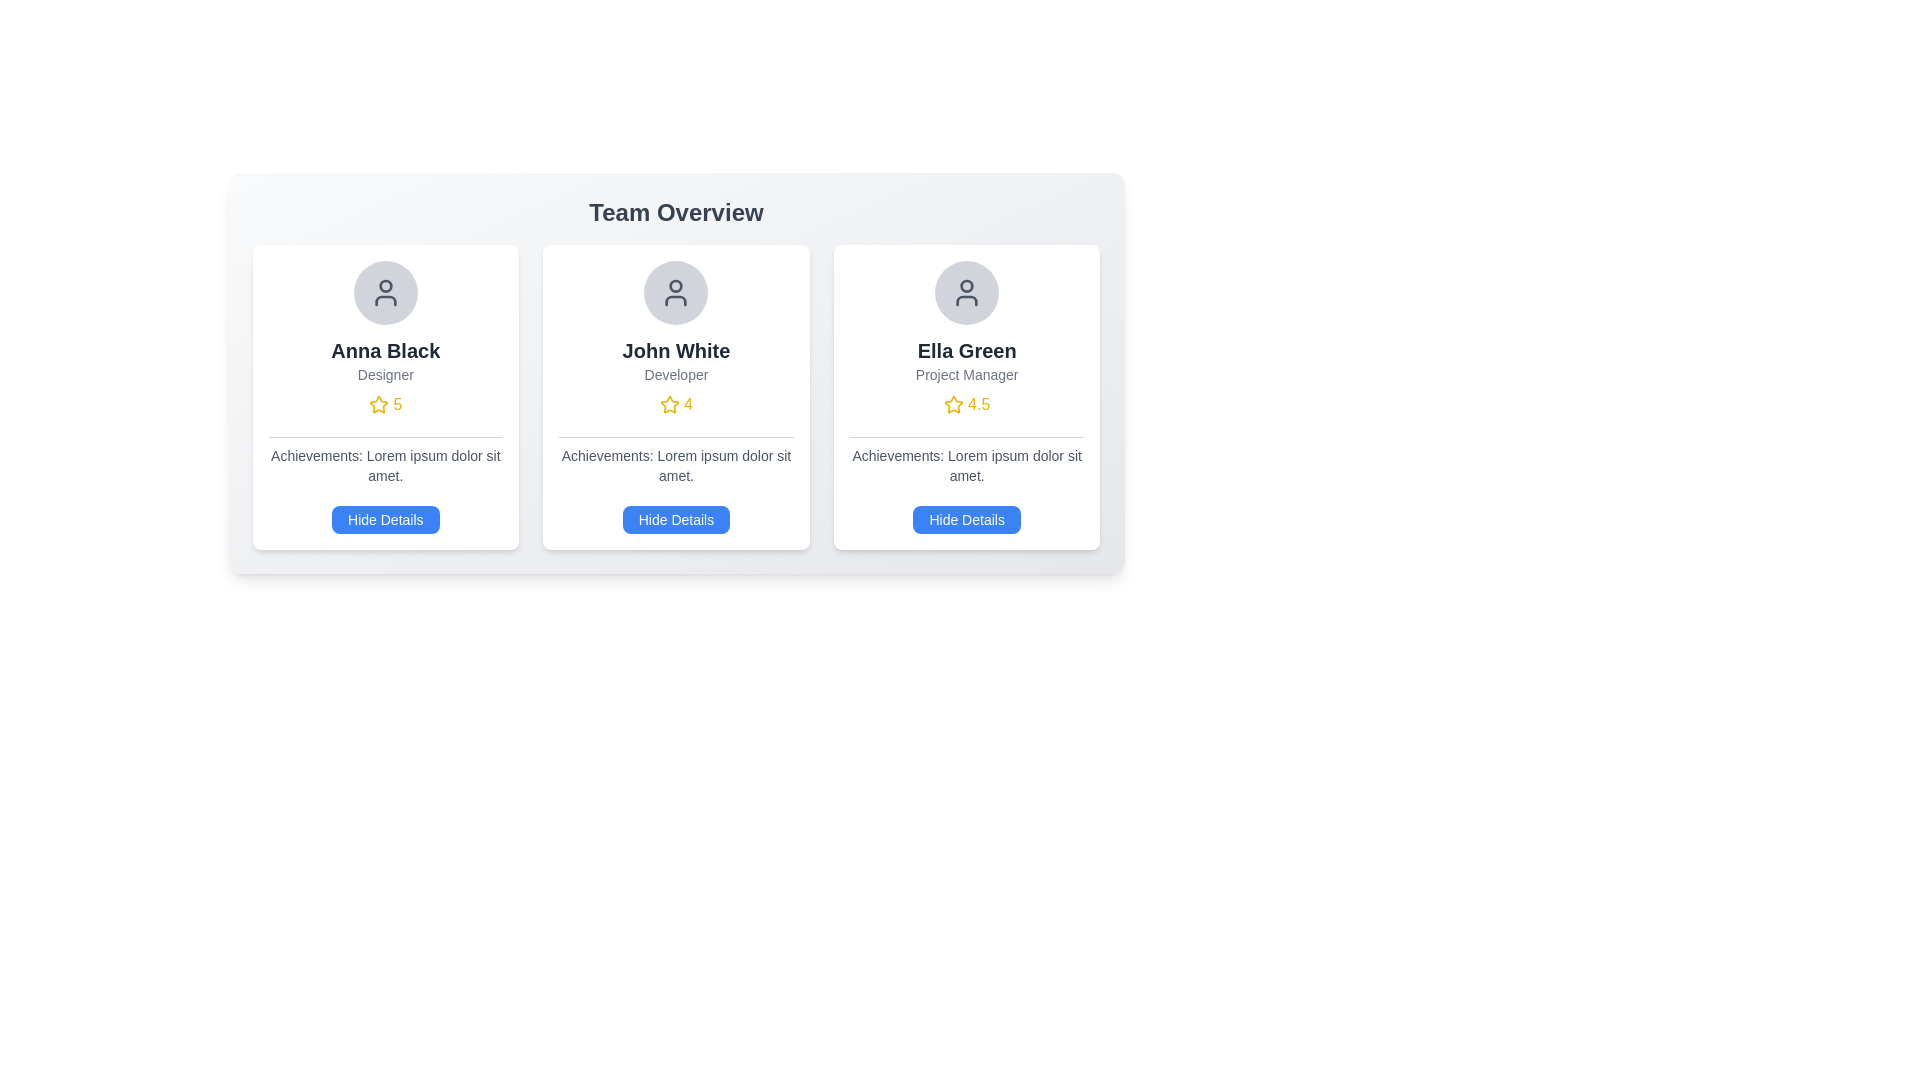 The height and width of the screenshot is (1080, 1920). Describe the element at coordinates (385, 377) in the screenshot. I see `the Label displaying 'Anna Black' with a star rating in the first card of the 'Team Overview' section` at that location.